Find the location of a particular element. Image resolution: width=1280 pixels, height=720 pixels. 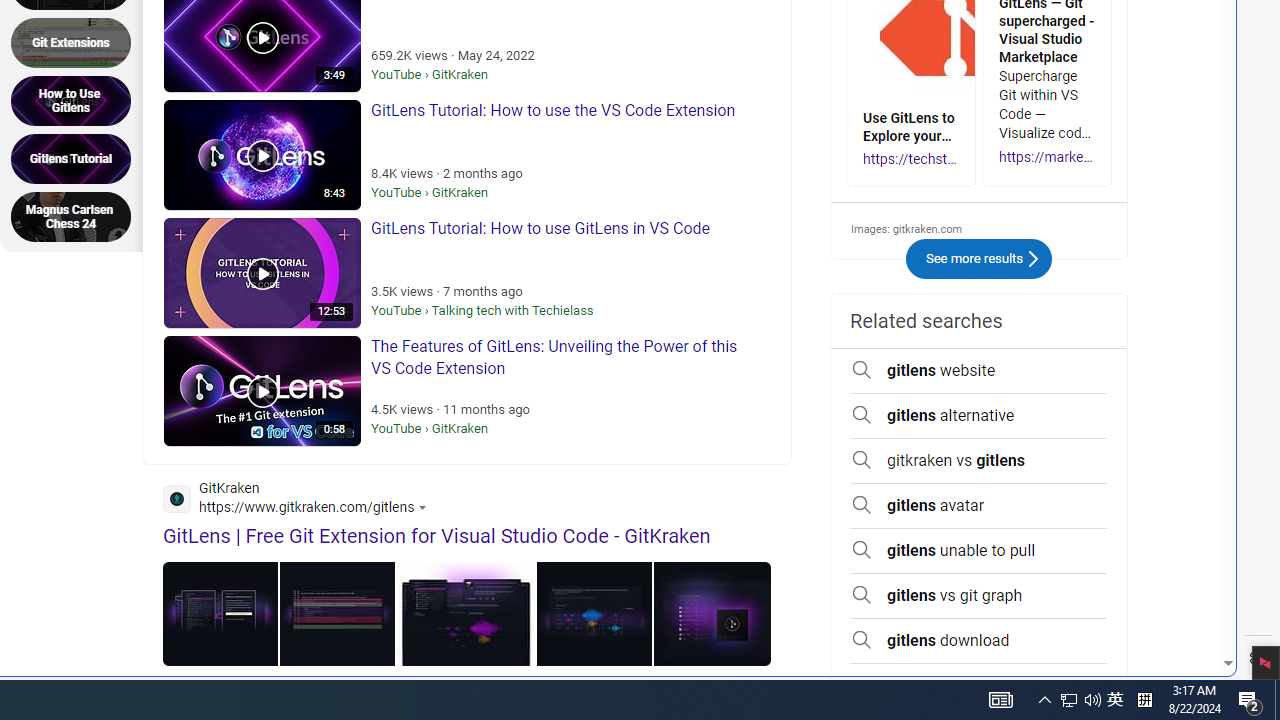

'Magnus Carlsen Chess 24' is located at coordinates (77, 217).